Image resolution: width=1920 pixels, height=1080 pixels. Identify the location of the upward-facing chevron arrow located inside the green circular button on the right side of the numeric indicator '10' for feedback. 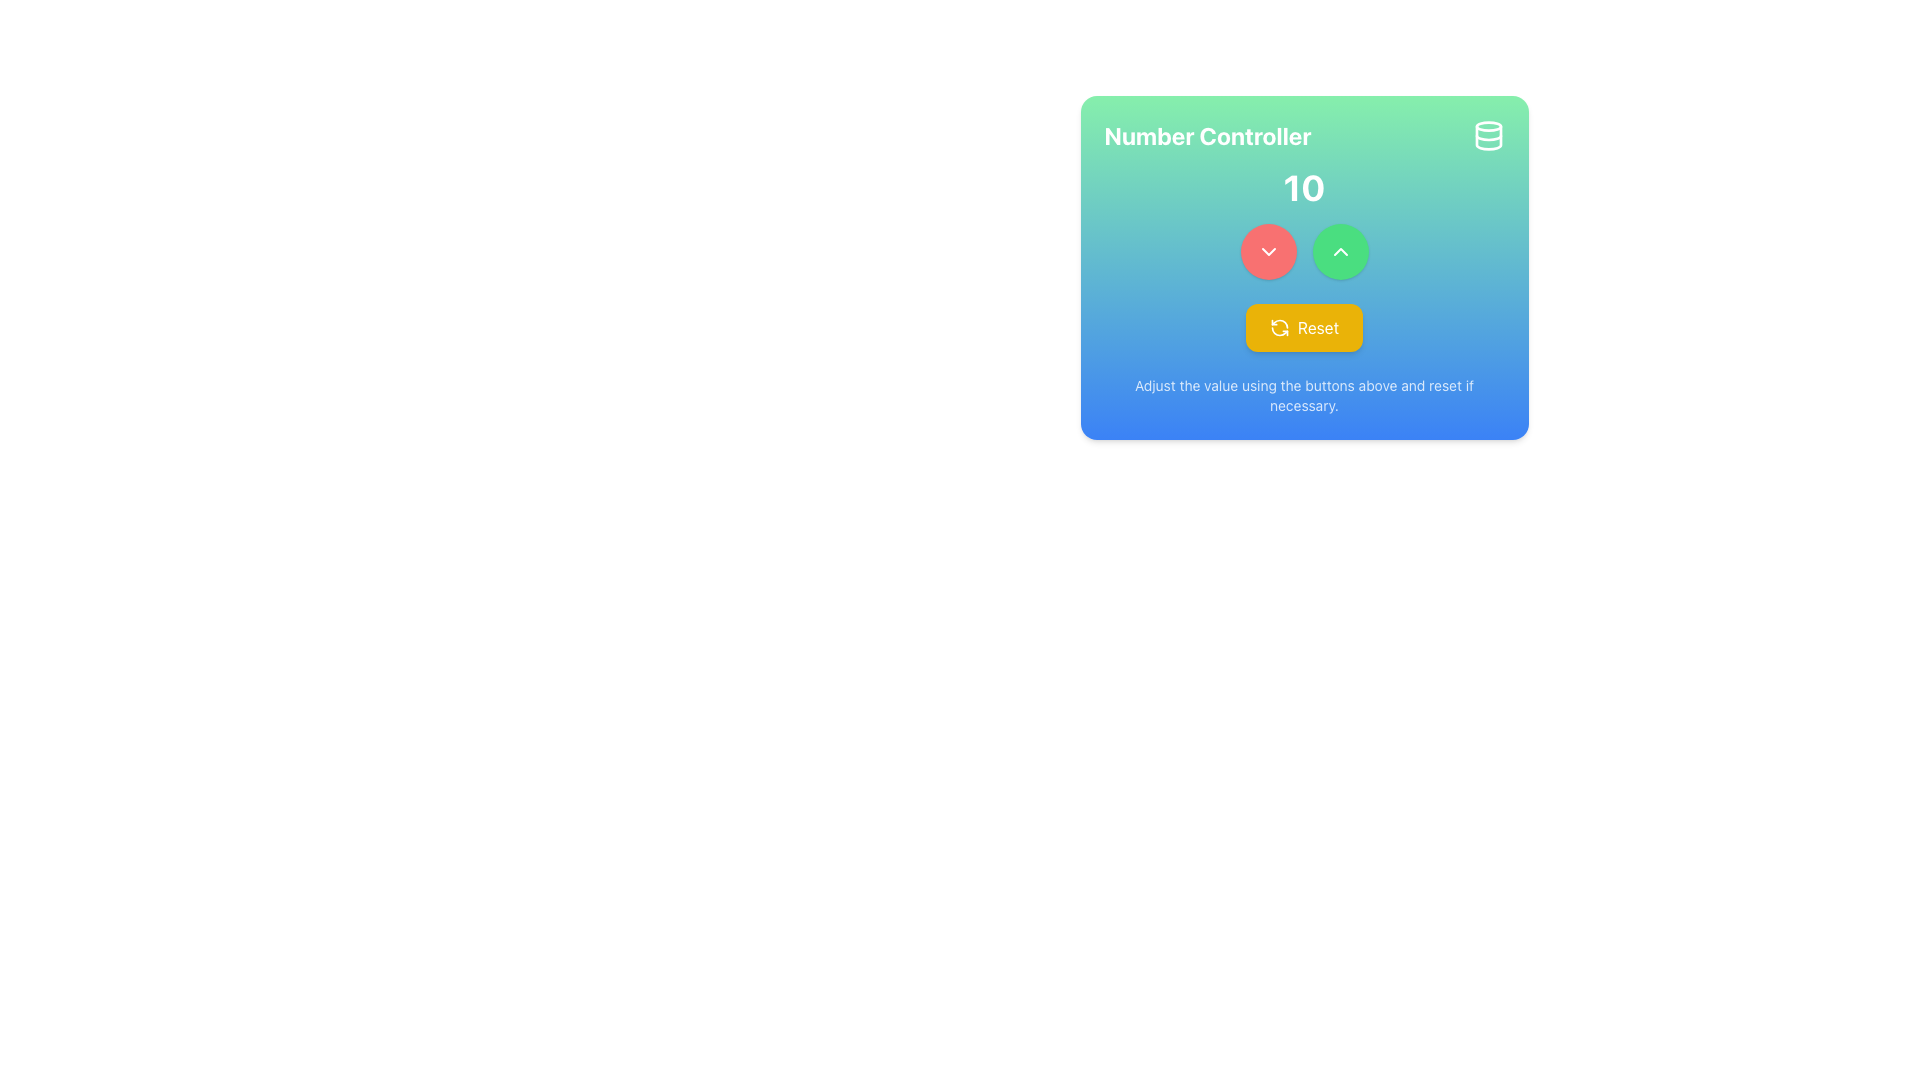
(1340, 250).